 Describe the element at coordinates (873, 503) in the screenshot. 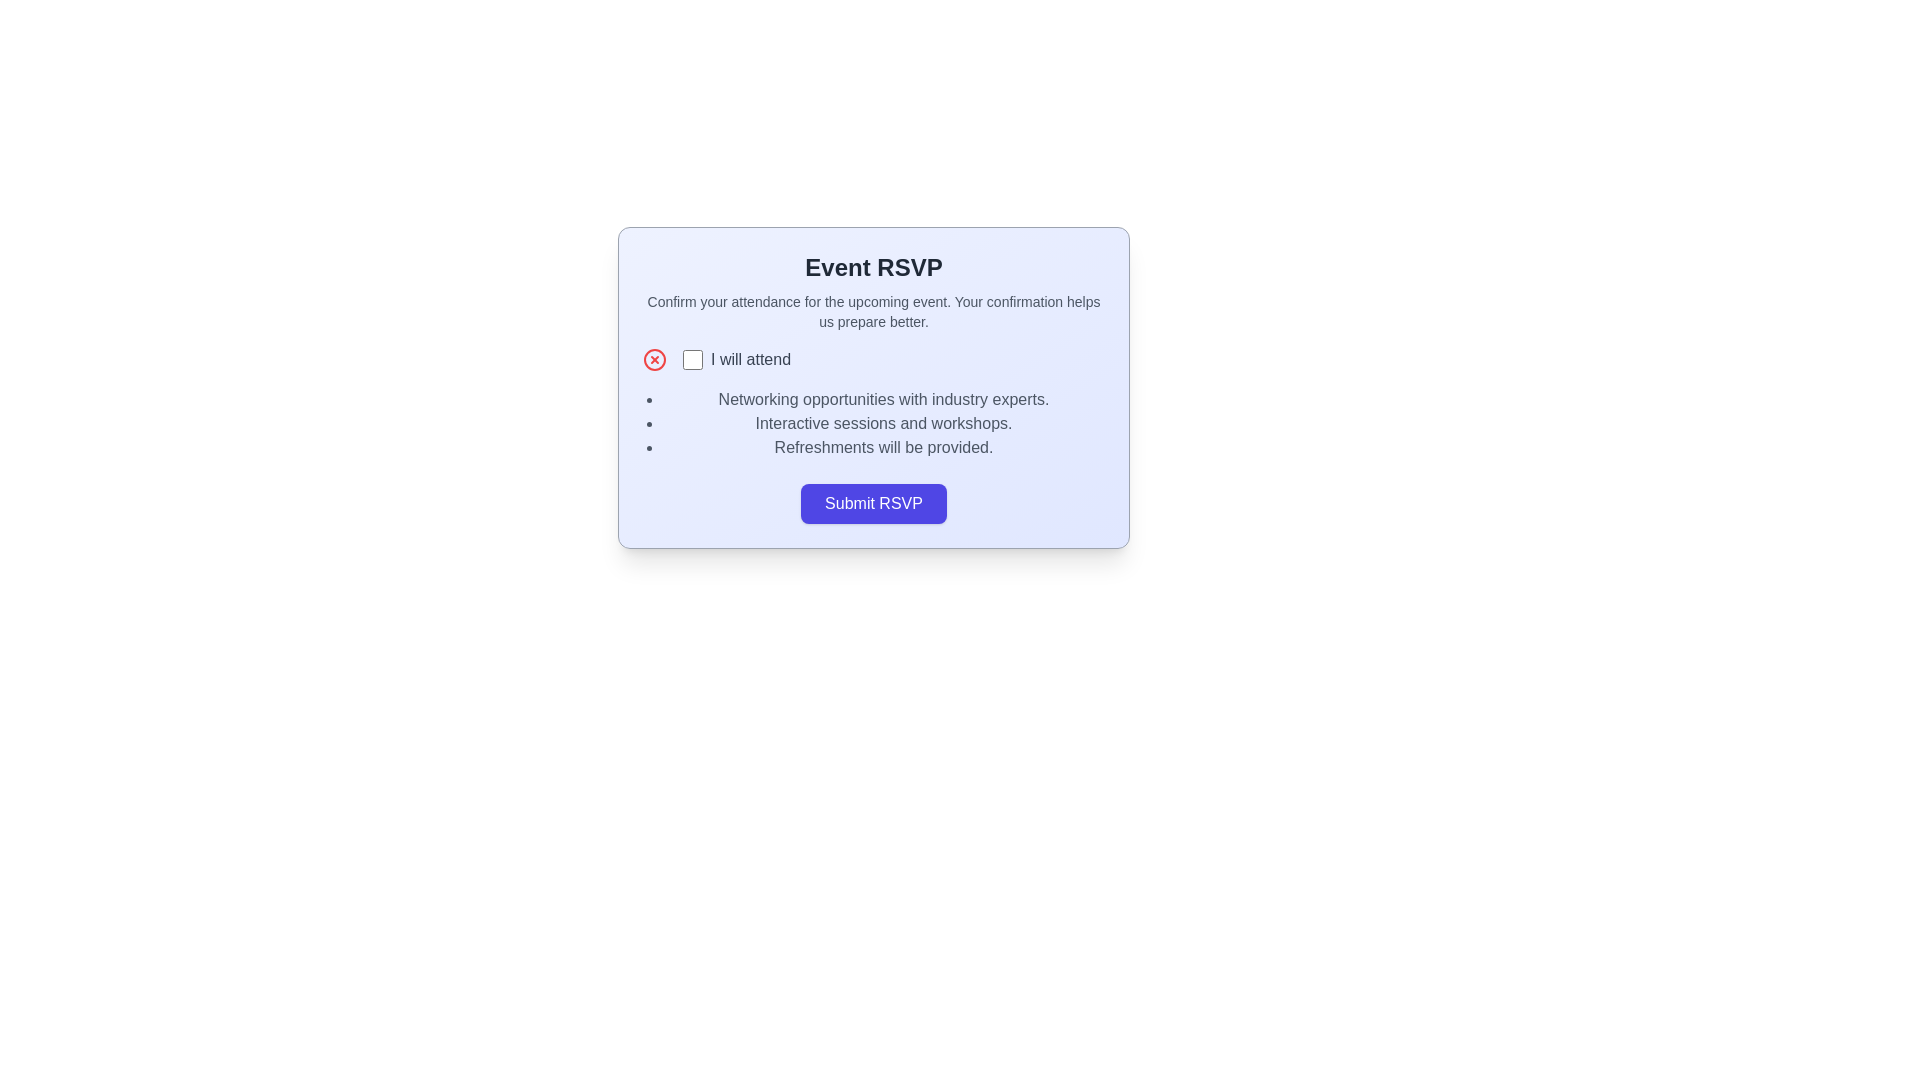

I see `the submission button for confirming attendance at the event` at that location.